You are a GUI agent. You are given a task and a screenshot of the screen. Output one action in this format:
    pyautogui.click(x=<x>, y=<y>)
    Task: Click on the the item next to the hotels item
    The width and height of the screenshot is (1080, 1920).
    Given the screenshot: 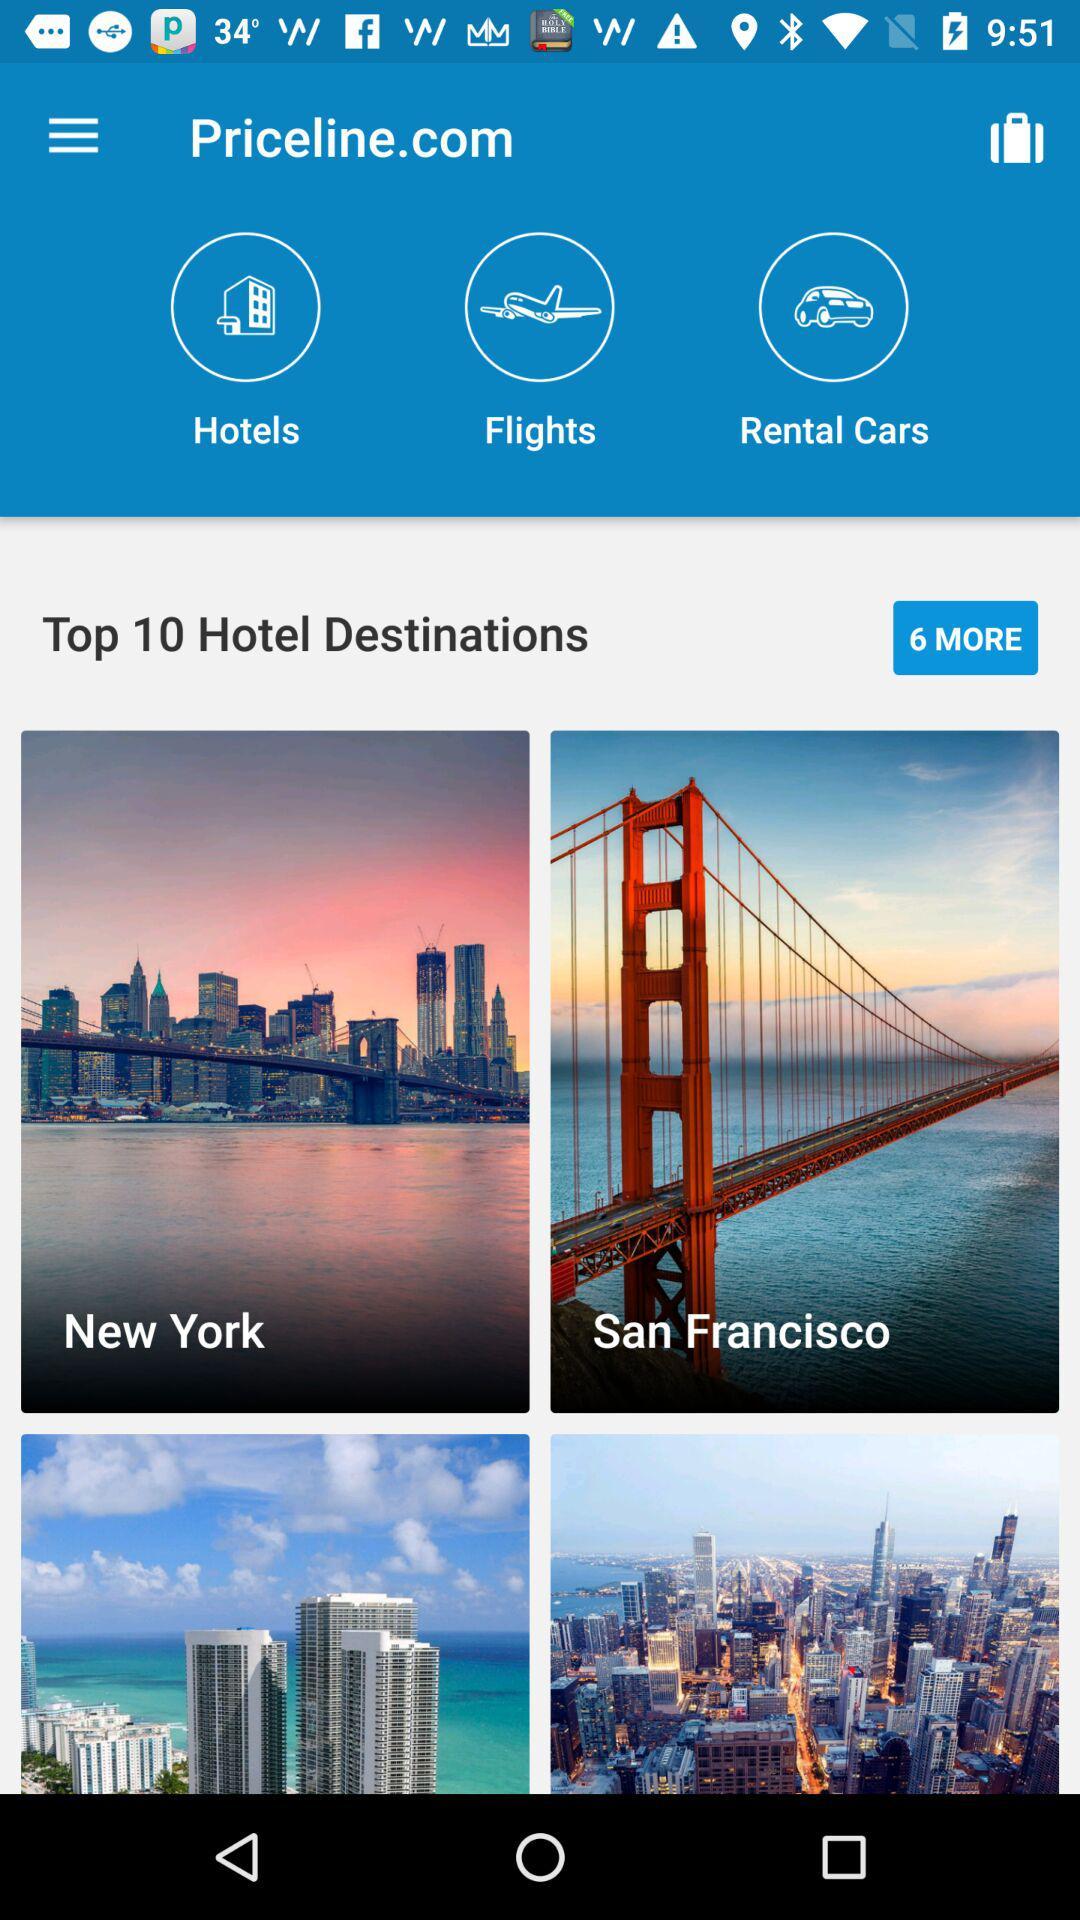 What is the action you would take?
    pyautogui.click(x=540, y=342)
    